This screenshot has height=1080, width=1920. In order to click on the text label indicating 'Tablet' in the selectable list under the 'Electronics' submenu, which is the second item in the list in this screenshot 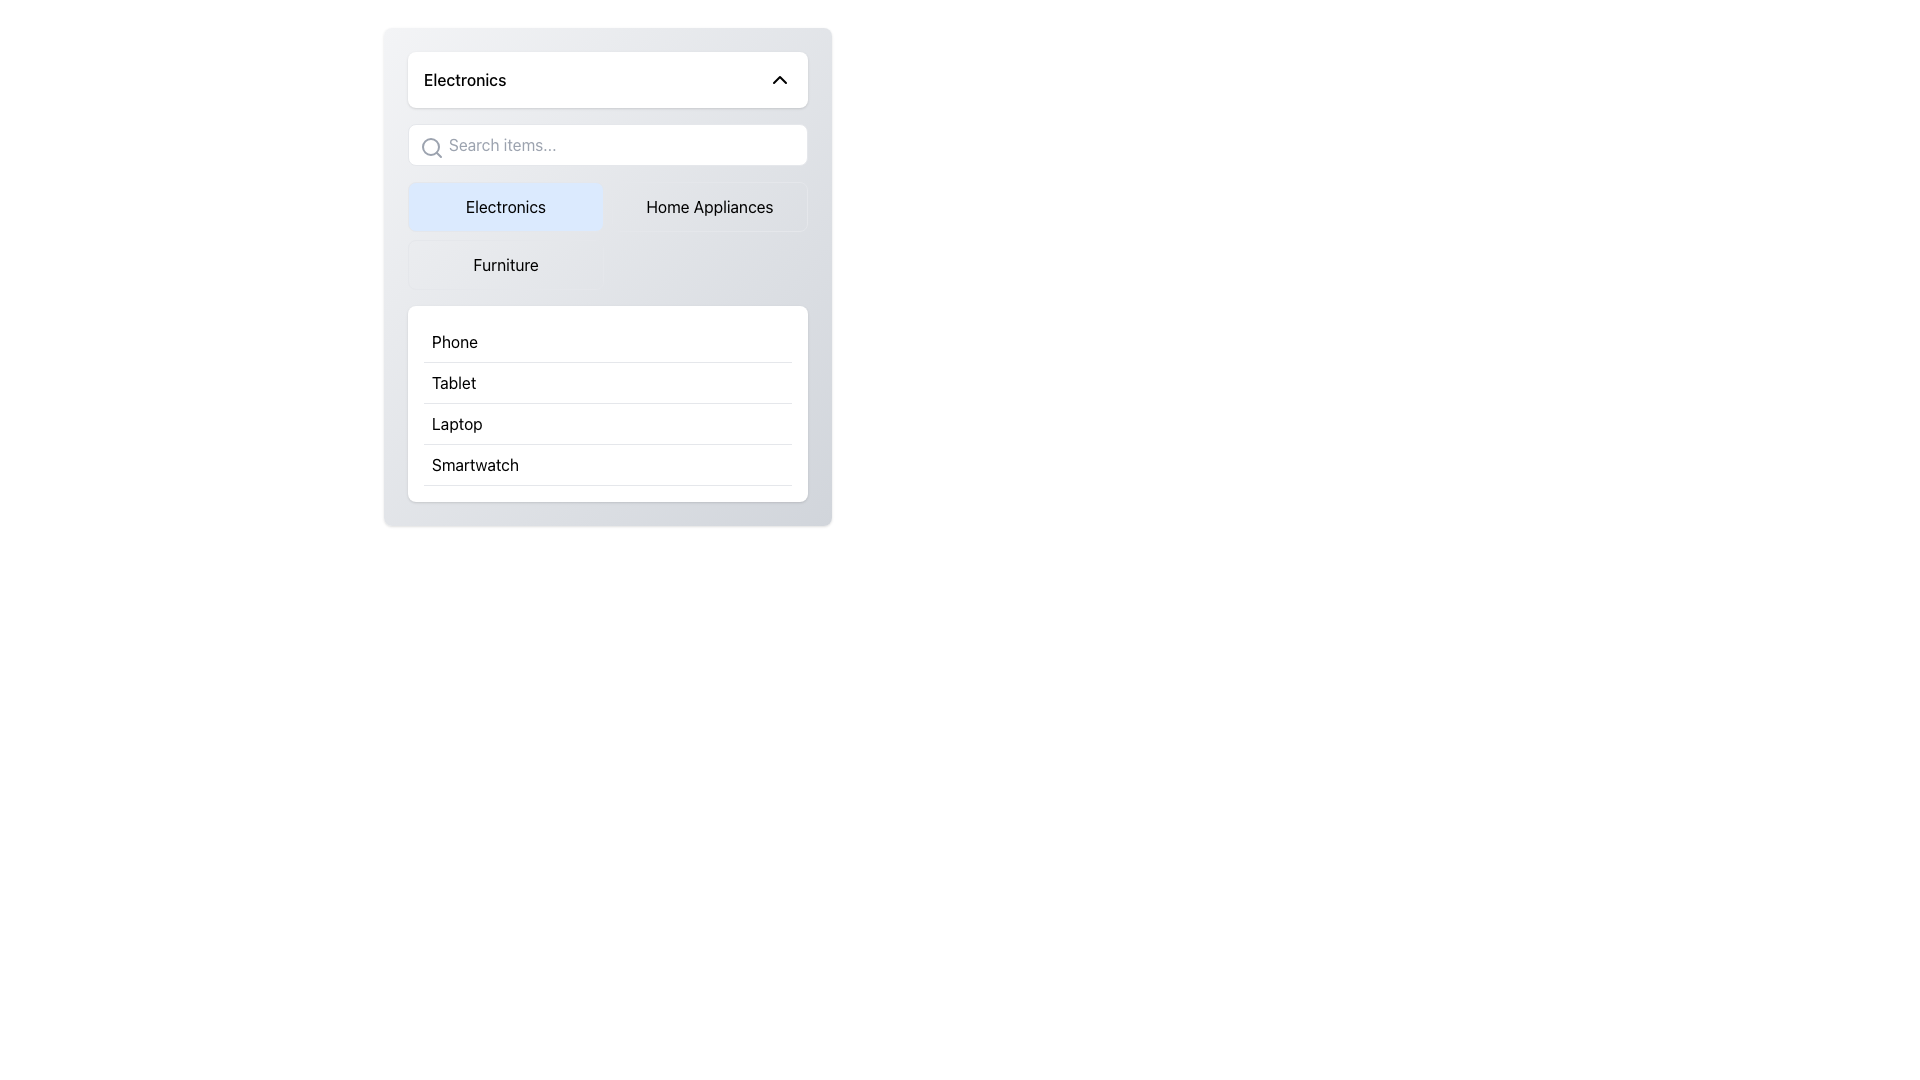, I will do `click(453, 382)`.